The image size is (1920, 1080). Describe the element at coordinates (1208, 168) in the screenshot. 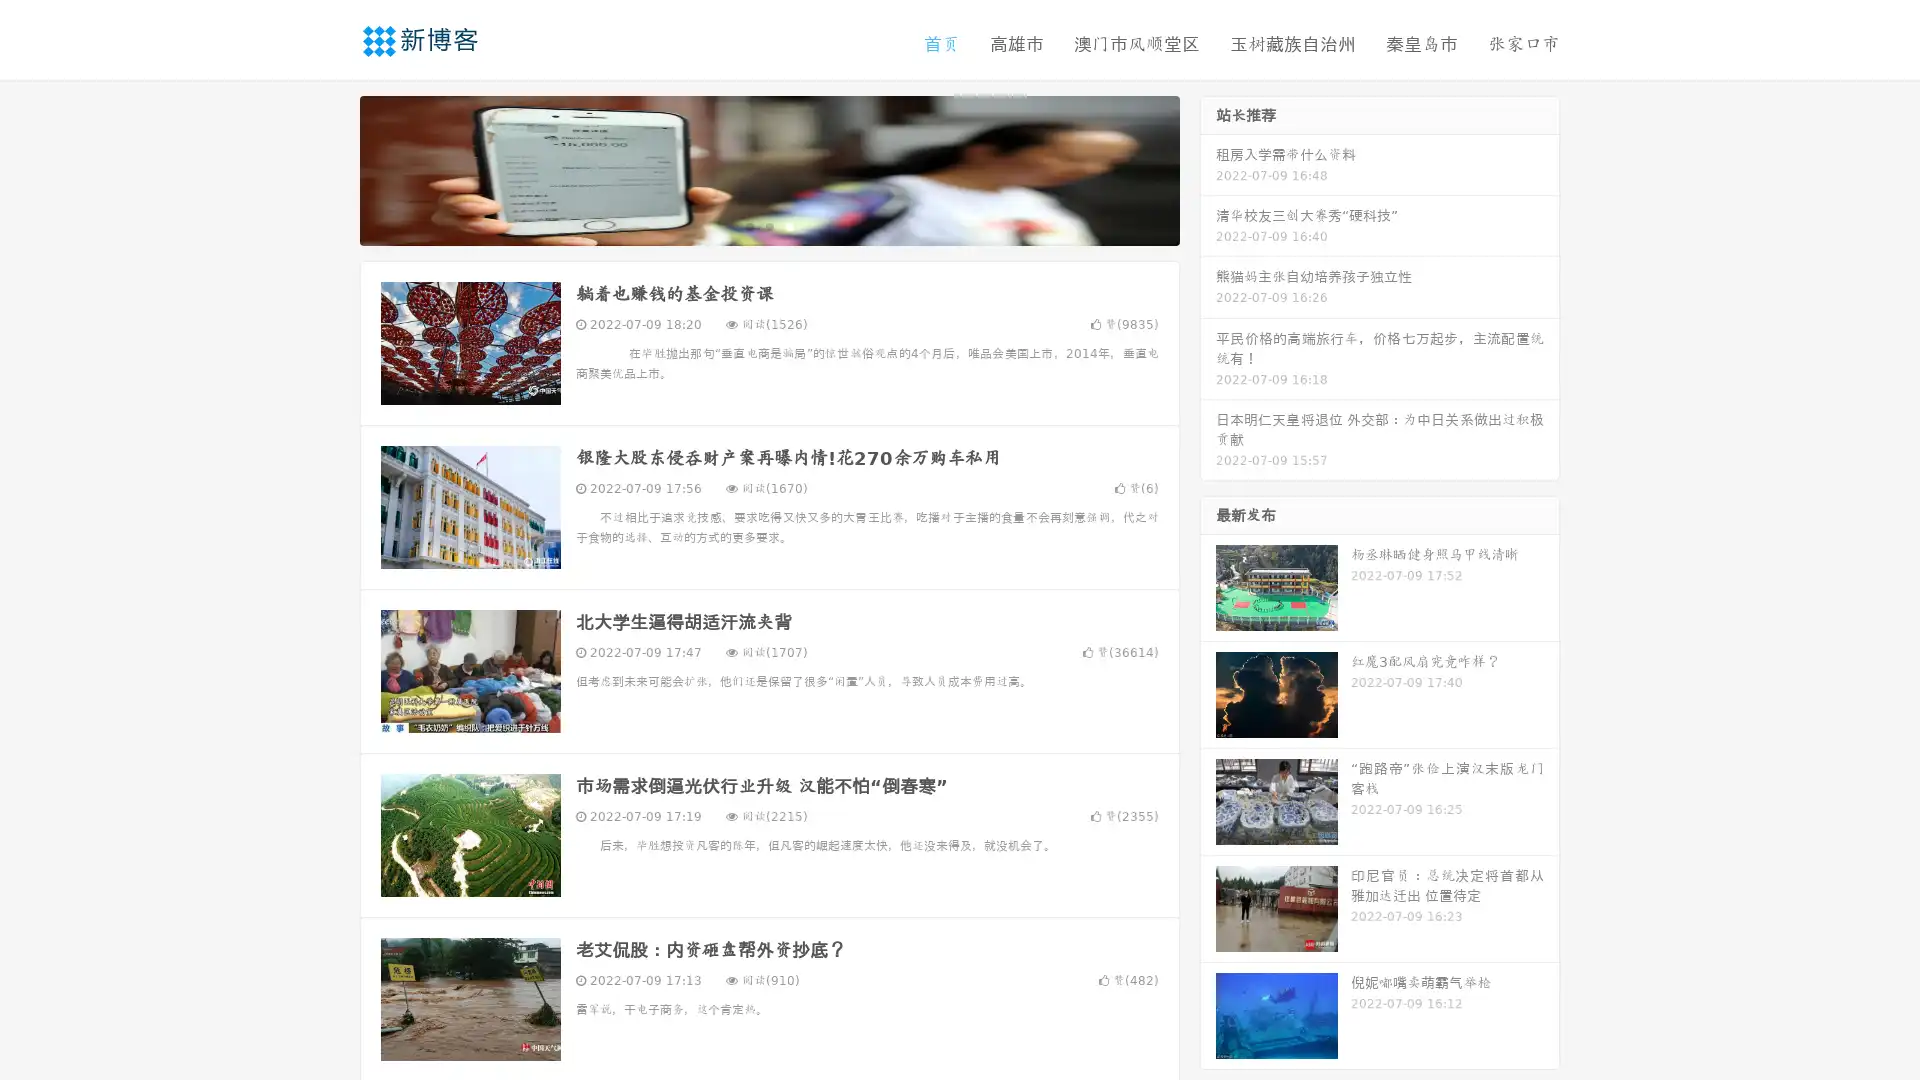

I see `Next slide` at that location.